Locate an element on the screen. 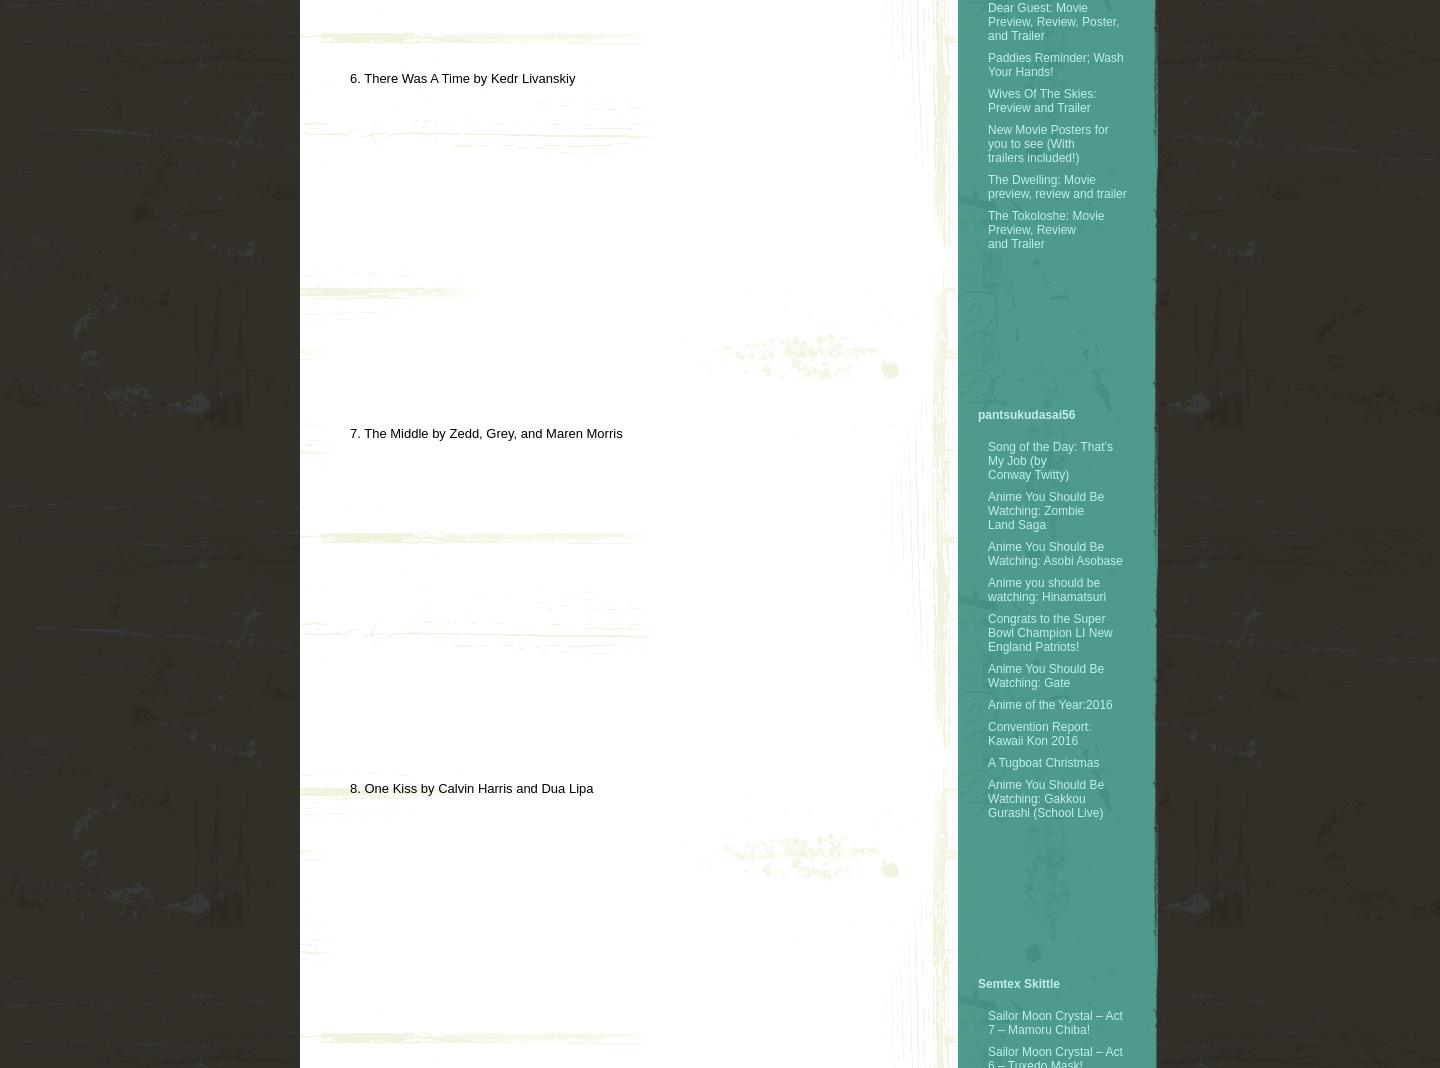  'Congrats to the Super Bowl Champion LI New England Patriots!' is located at coordinates (1050, 631).